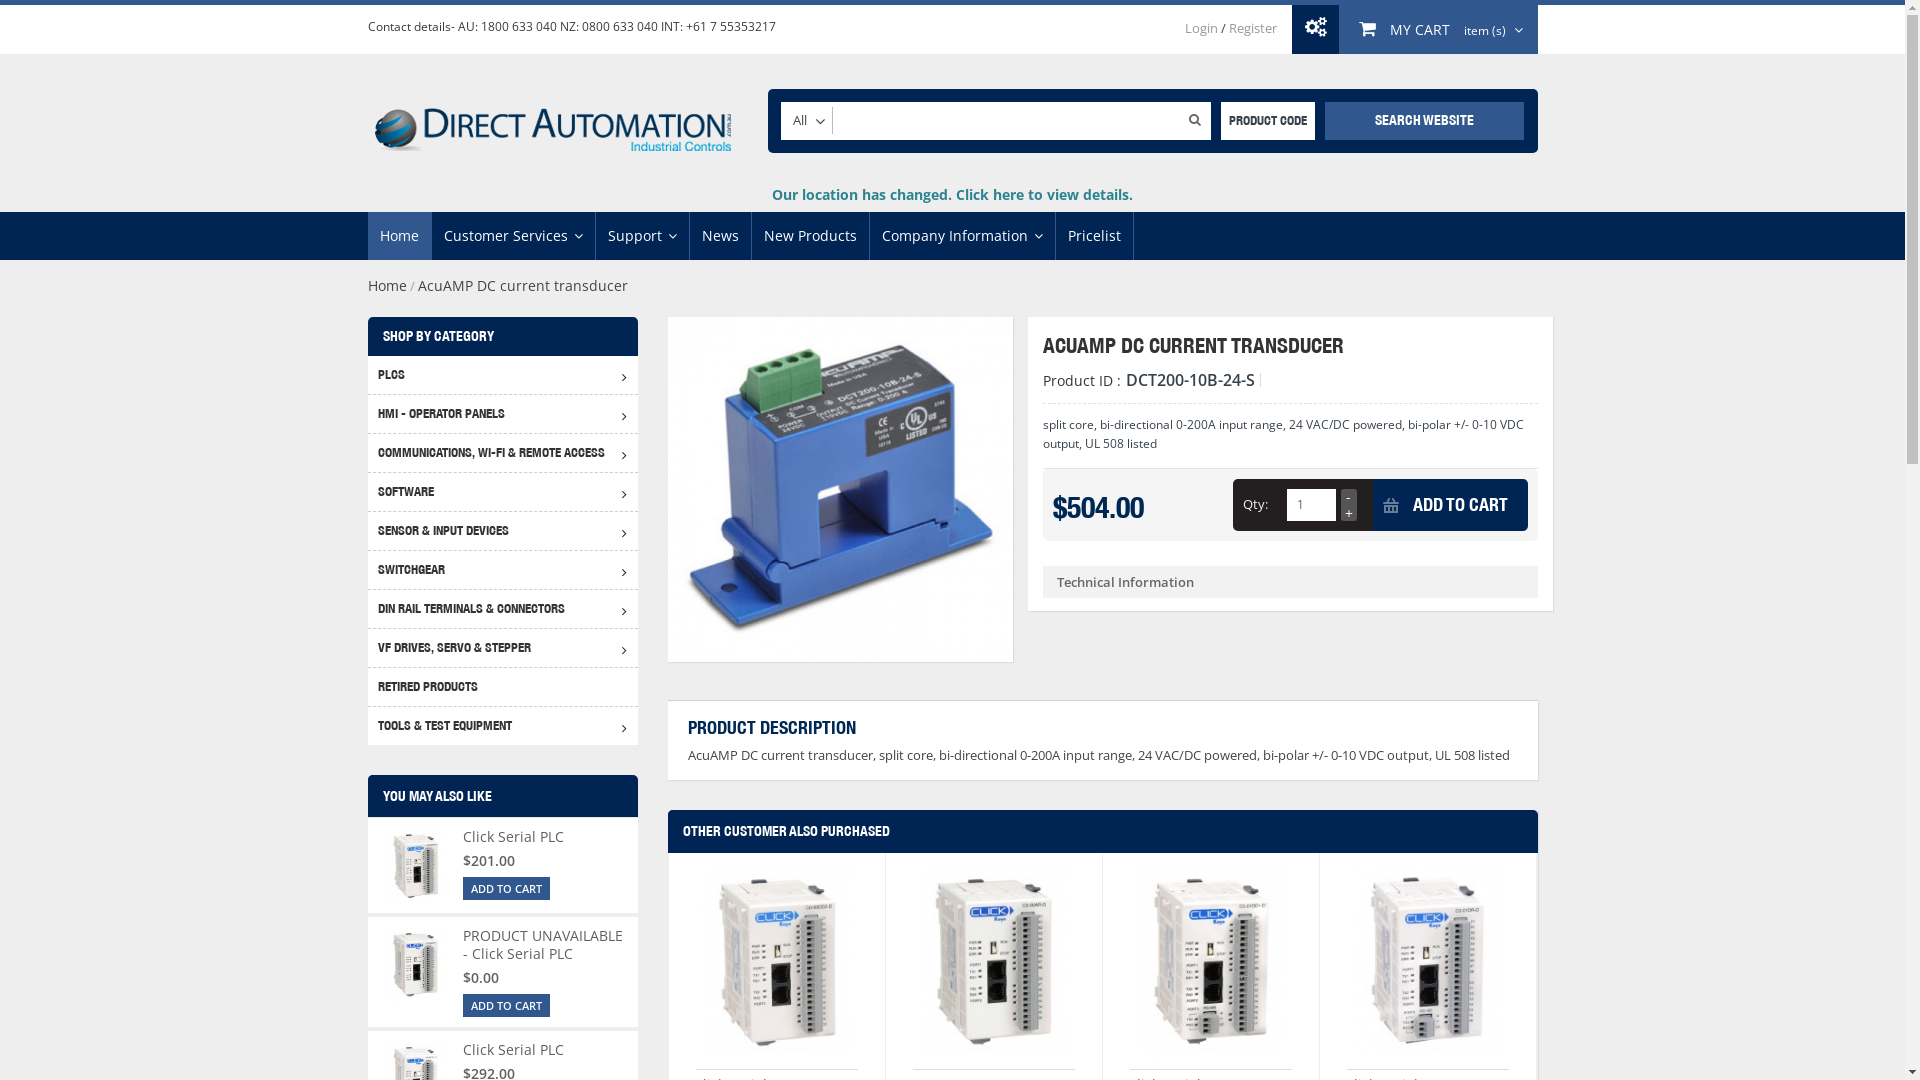 This screenshot has width=1920, height=1080. Describe the element at coordinates (460, 944) in the screenshot. I see `'PRODUCT UNAVAILABLE - Click Serial PLC'` at that location.